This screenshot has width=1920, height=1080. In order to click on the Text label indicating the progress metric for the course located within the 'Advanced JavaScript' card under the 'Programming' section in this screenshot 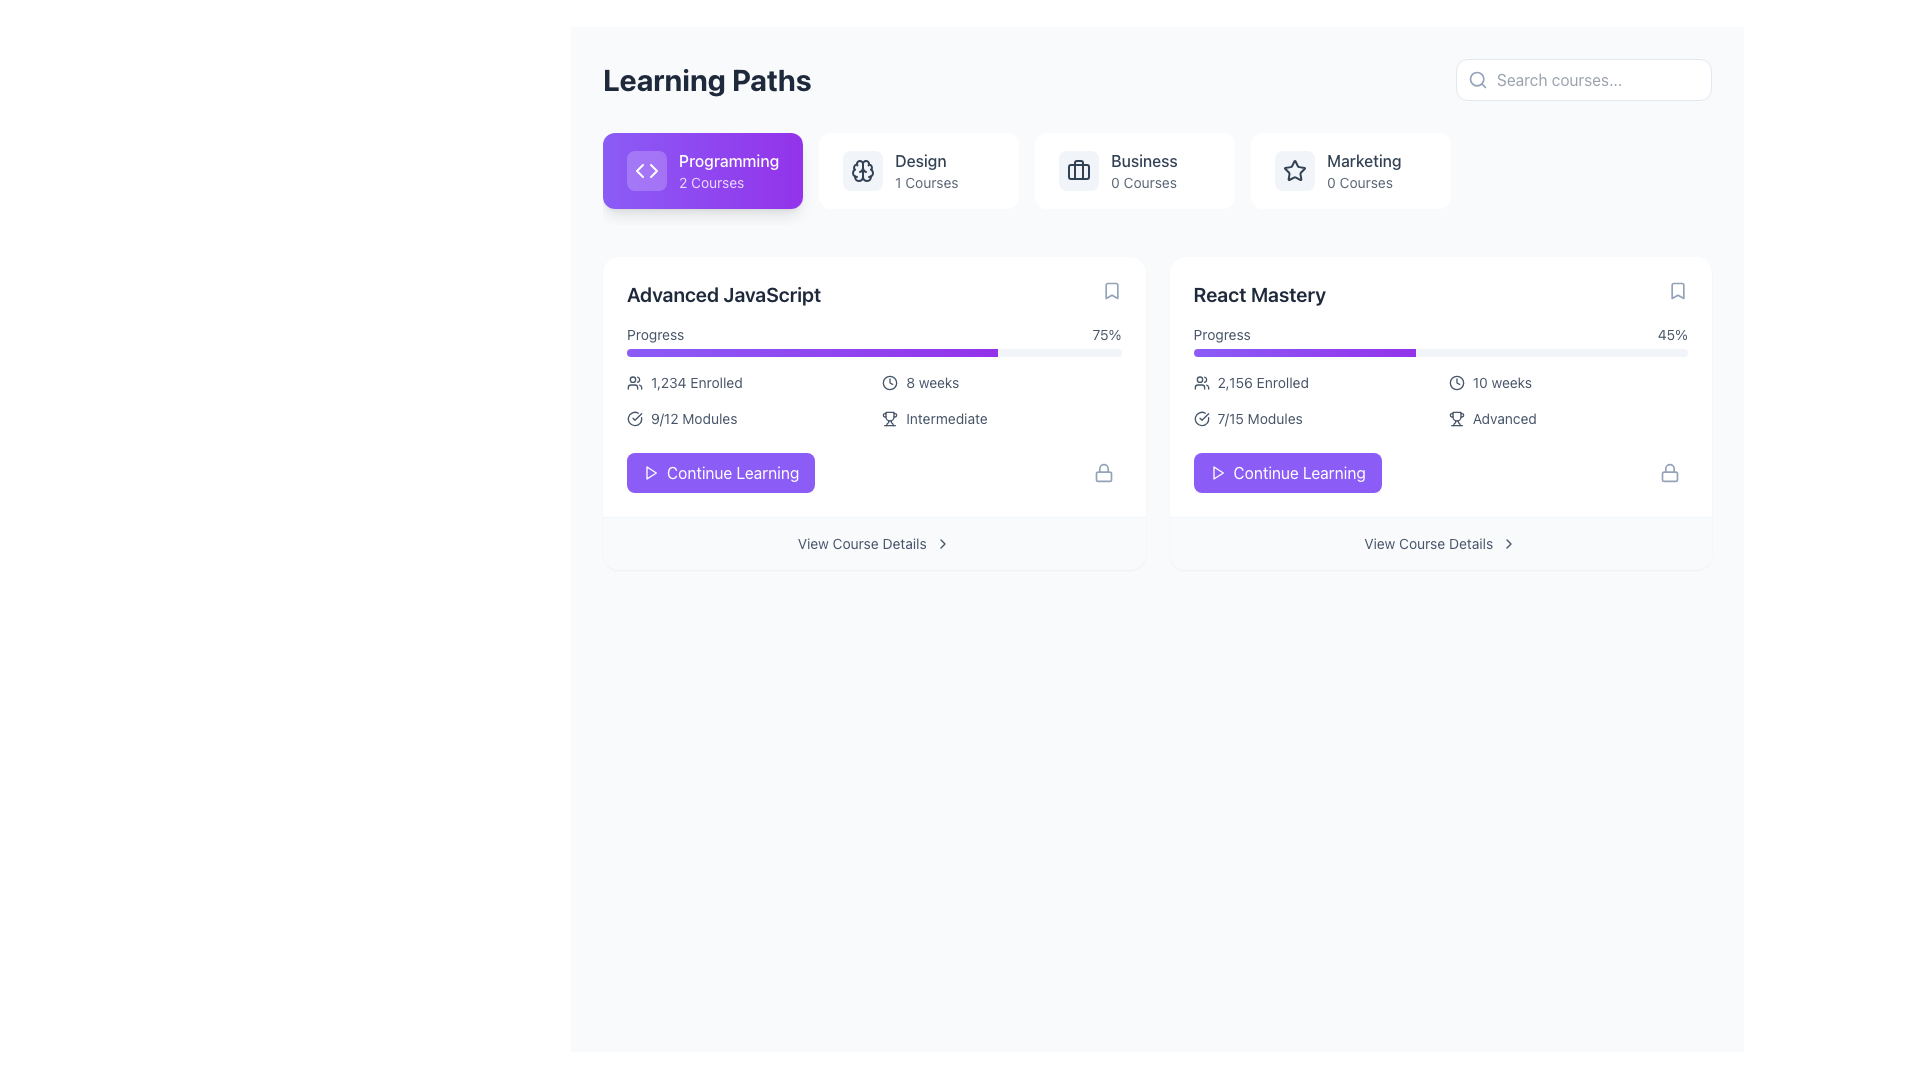, I will do `click(655, 334)`.